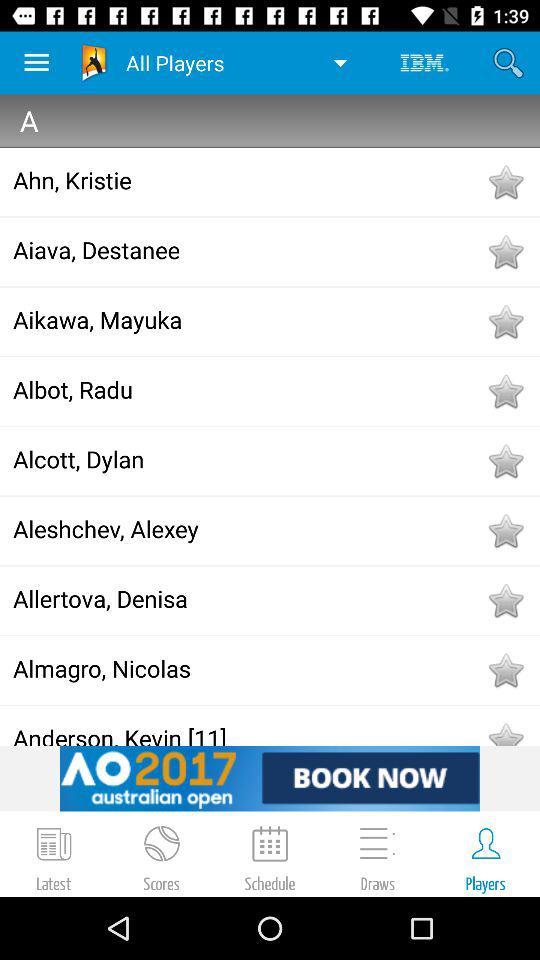 The height and width of the screenshot is (960, 540). Describe the element at coordinates (270, 777) in the screenshot. I see `the item below the anderson, kevin [11] item` at that location.